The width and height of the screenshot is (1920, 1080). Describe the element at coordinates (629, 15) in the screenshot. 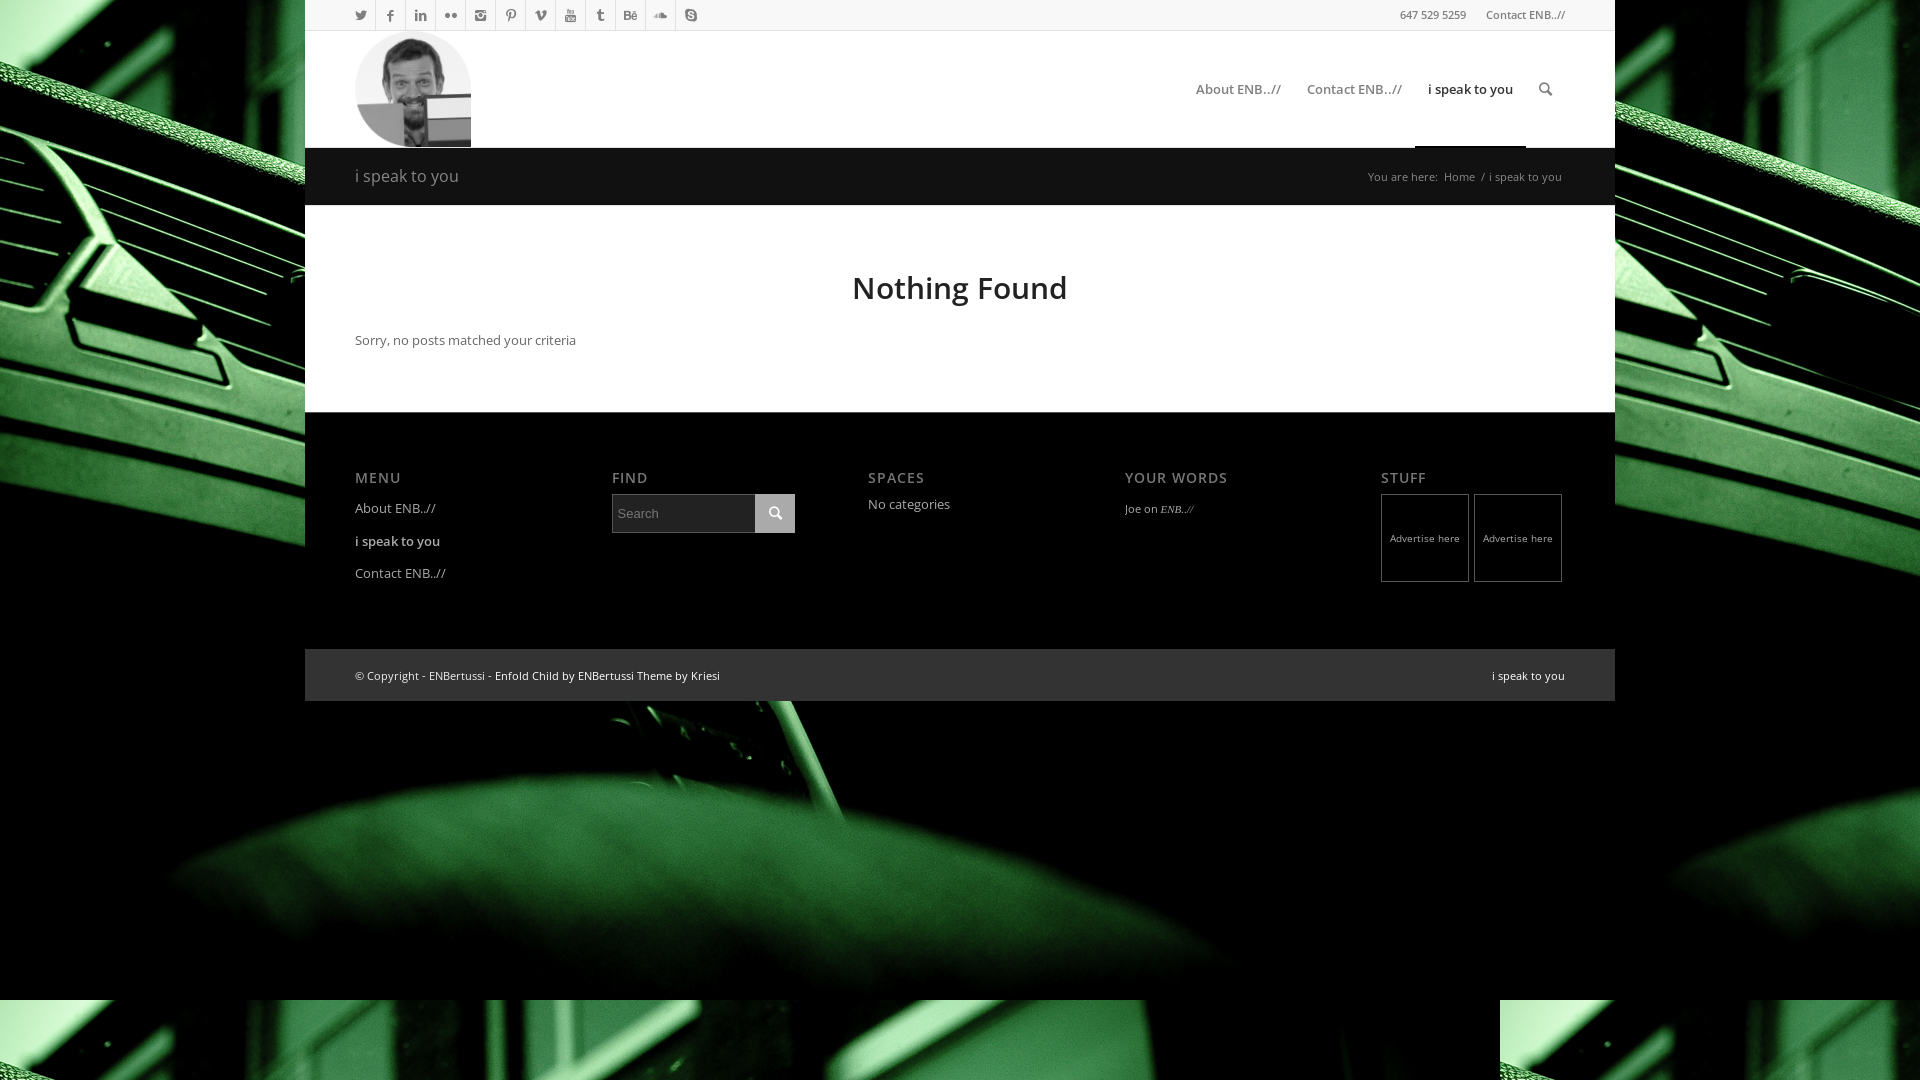

I see `'Behance'` at that location.